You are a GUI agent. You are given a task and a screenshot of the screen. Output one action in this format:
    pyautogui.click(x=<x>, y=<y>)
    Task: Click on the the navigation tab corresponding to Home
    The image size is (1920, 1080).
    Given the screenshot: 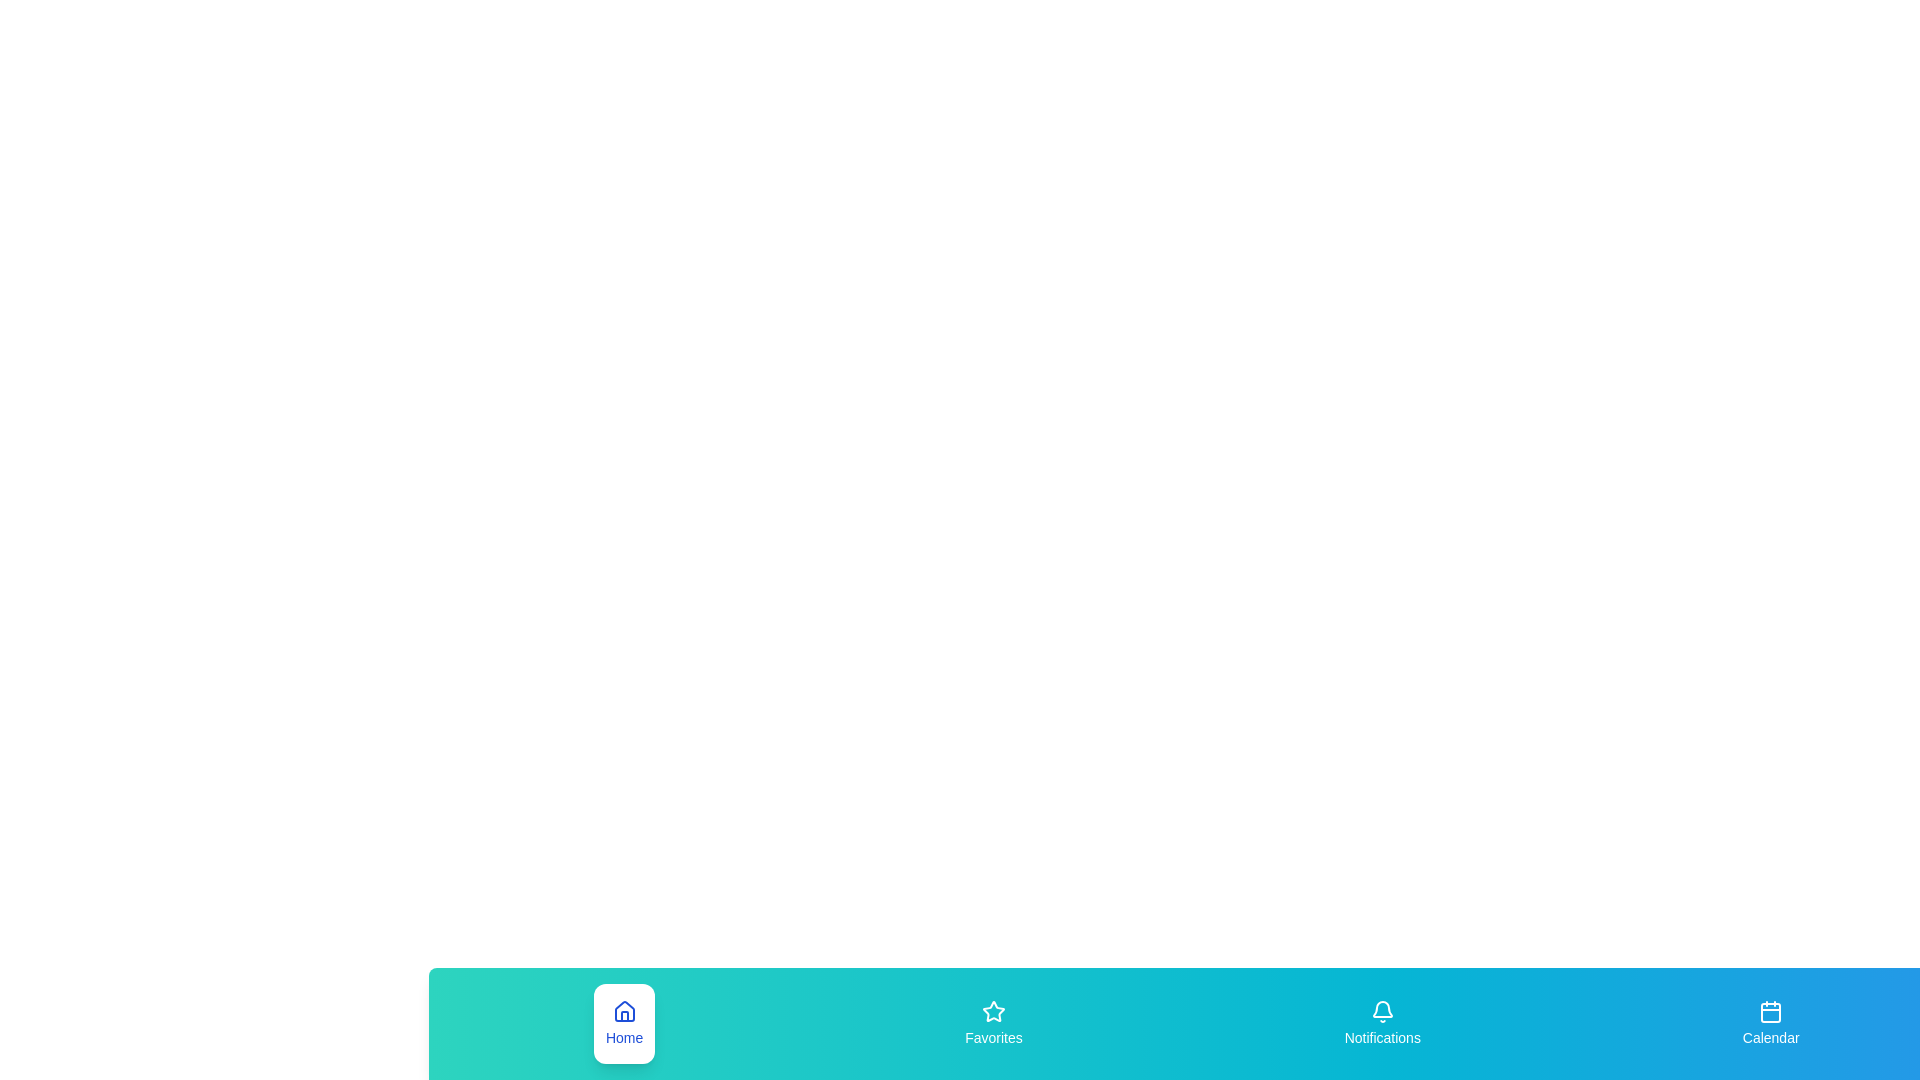 What is the action you would take?
    pyautogui.click(x=623, y=1023)
    